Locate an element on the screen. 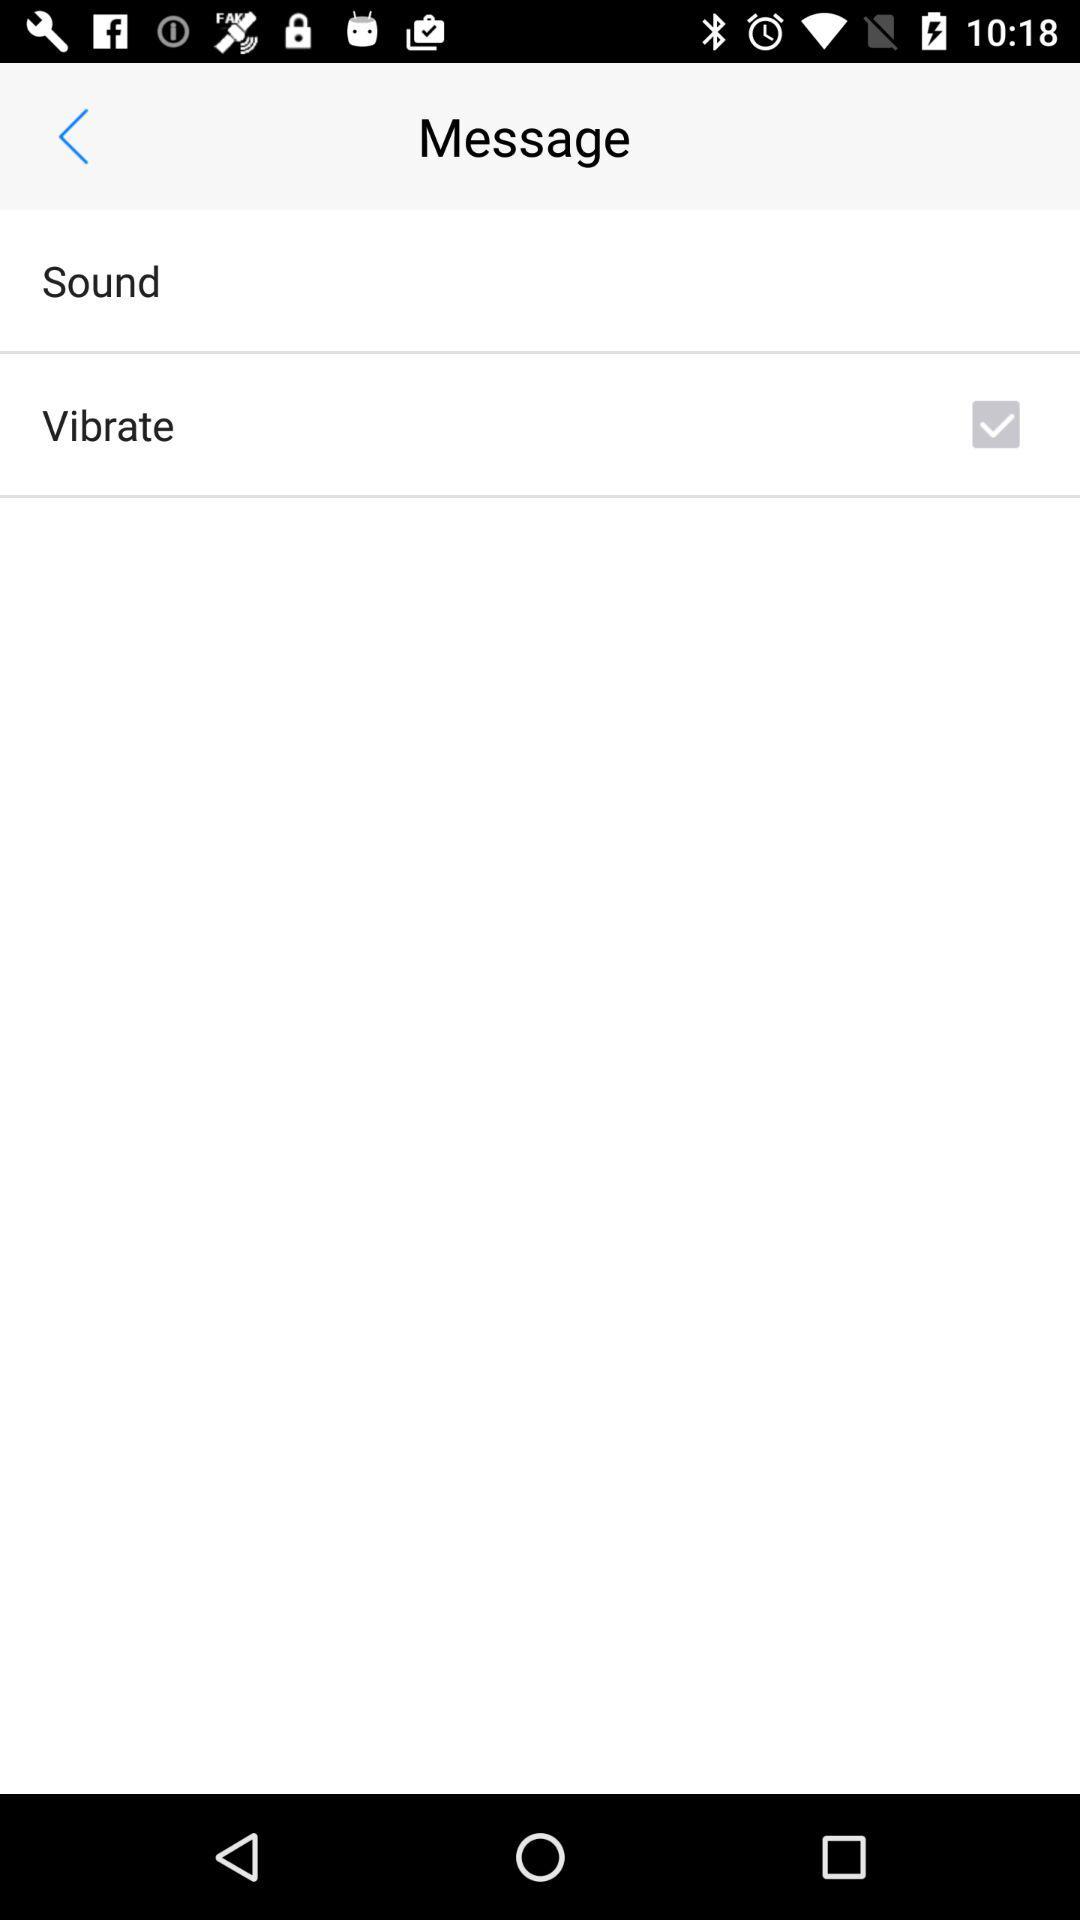  the icon at the top right corner is located at coordinates (995, 423).